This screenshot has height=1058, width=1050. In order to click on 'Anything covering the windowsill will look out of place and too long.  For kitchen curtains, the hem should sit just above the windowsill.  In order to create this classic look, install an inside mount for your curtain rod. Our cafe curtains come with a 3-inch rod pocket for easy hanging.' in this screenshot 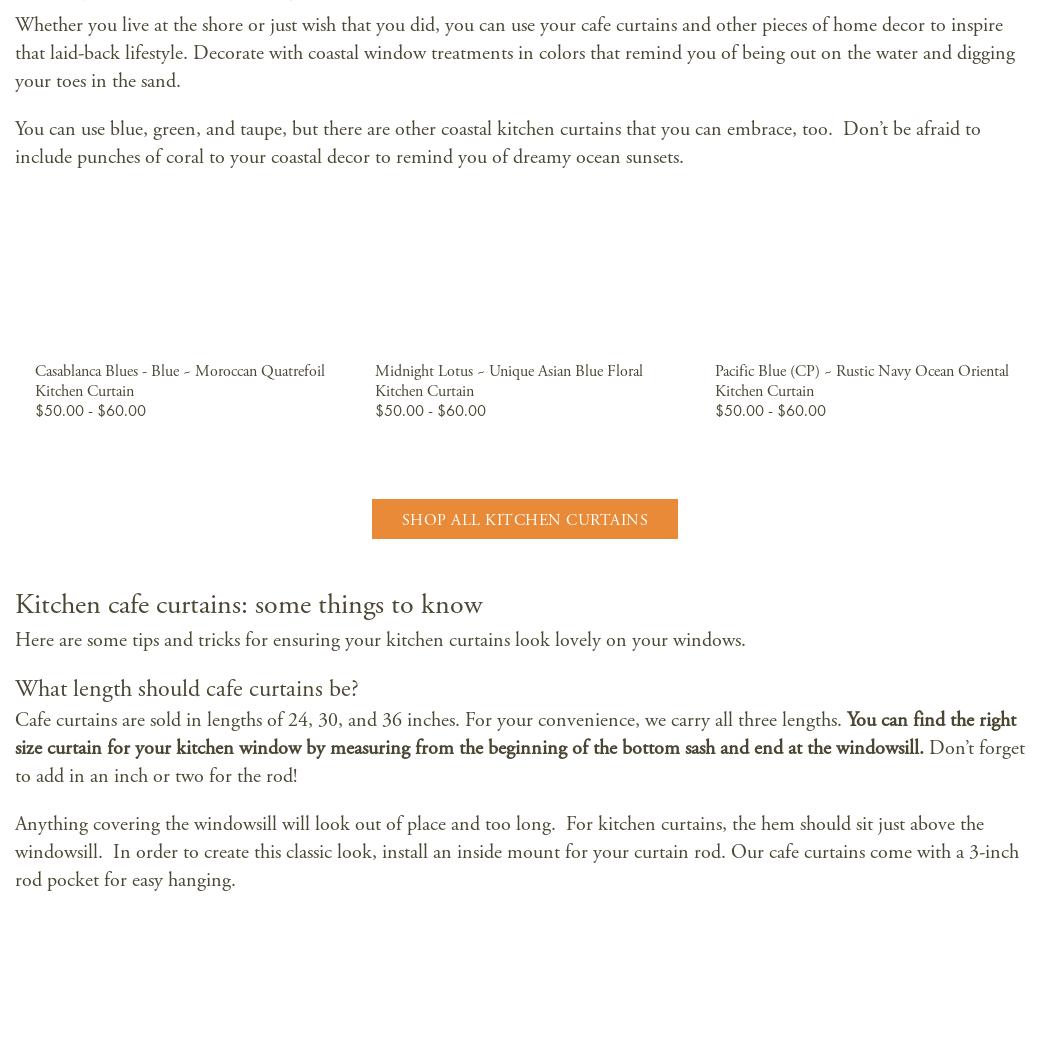, I will do `click(516, 851)`.